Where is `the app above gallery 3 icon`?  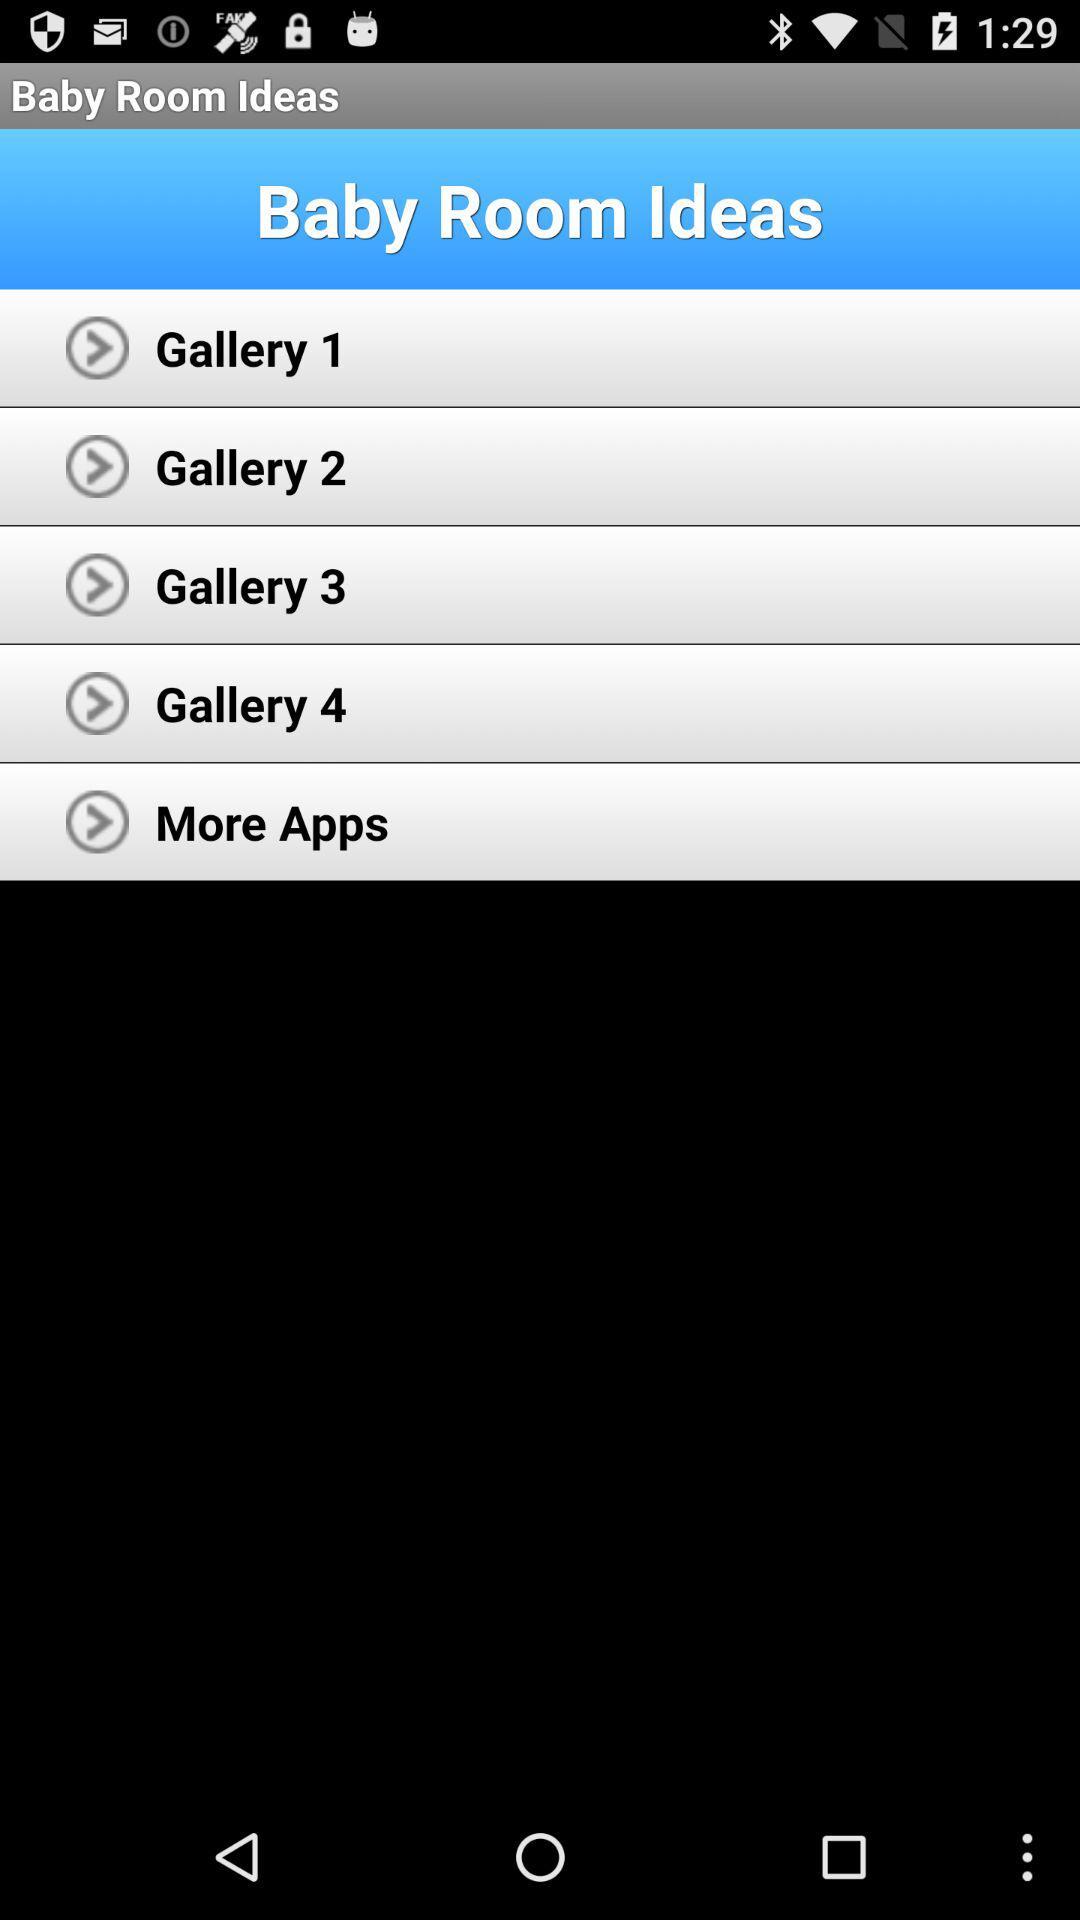 the app above gallery 3 icon is located at coordinates (250, 465).